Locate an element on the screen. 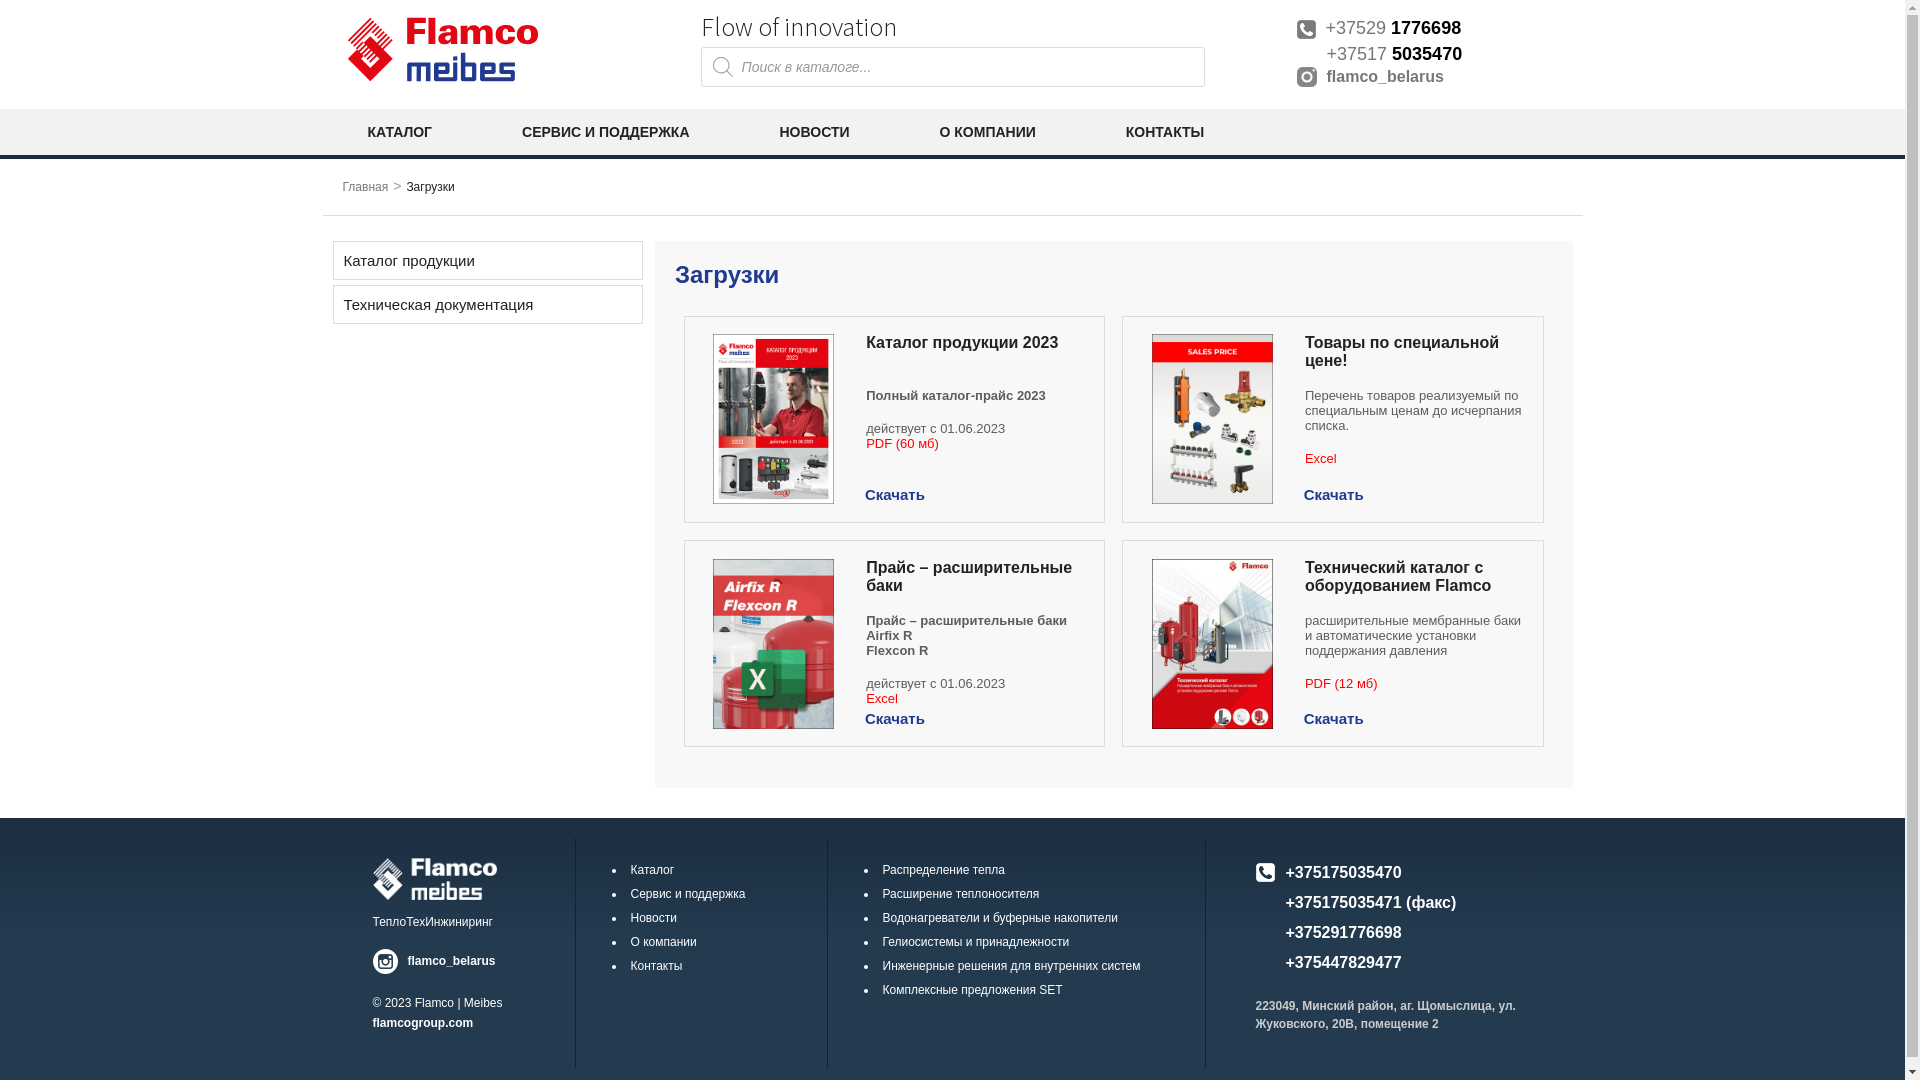 The height and width of the screenshot is (1080, 1920). 'flamcogroup.com' is located at coordinates (421, 1022).